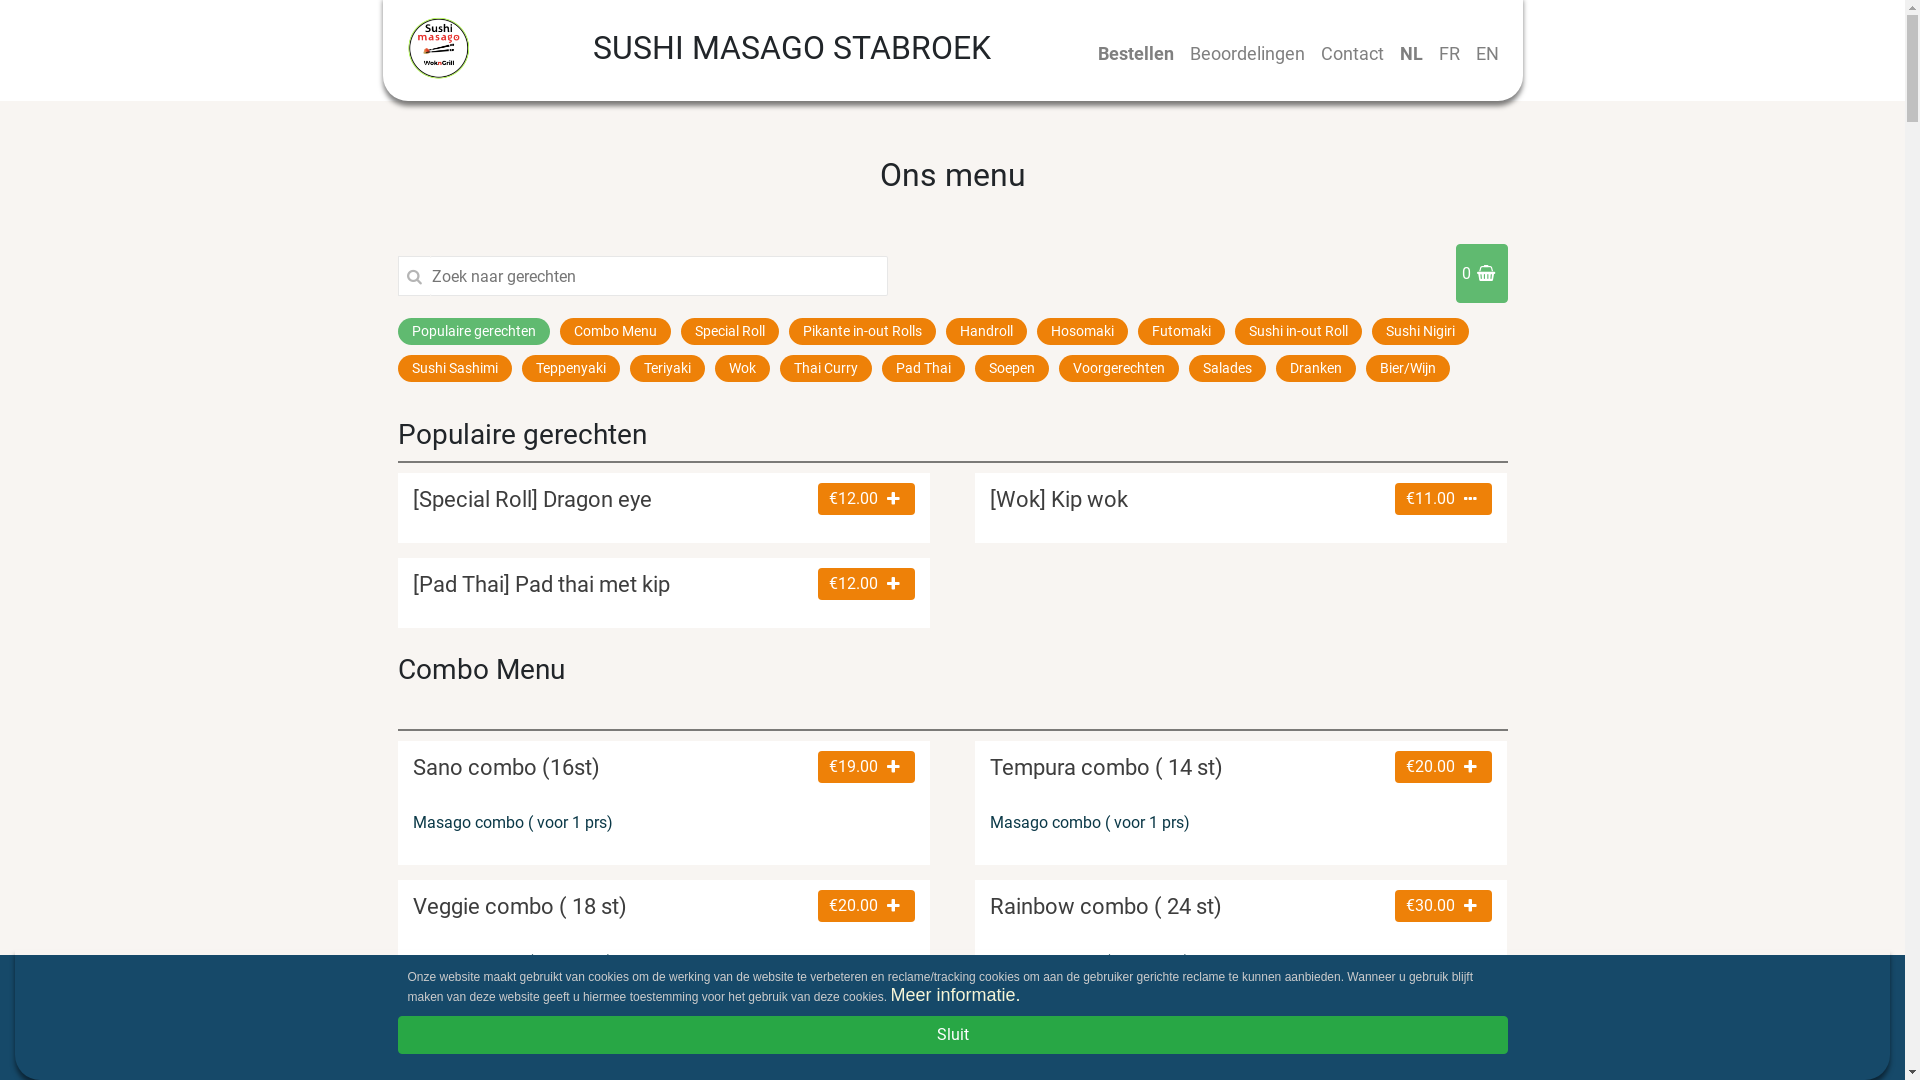  Describe the element at coordinates (1297, 330) in the screenshot. I see `'Sushi in-out Roll'` at that location.